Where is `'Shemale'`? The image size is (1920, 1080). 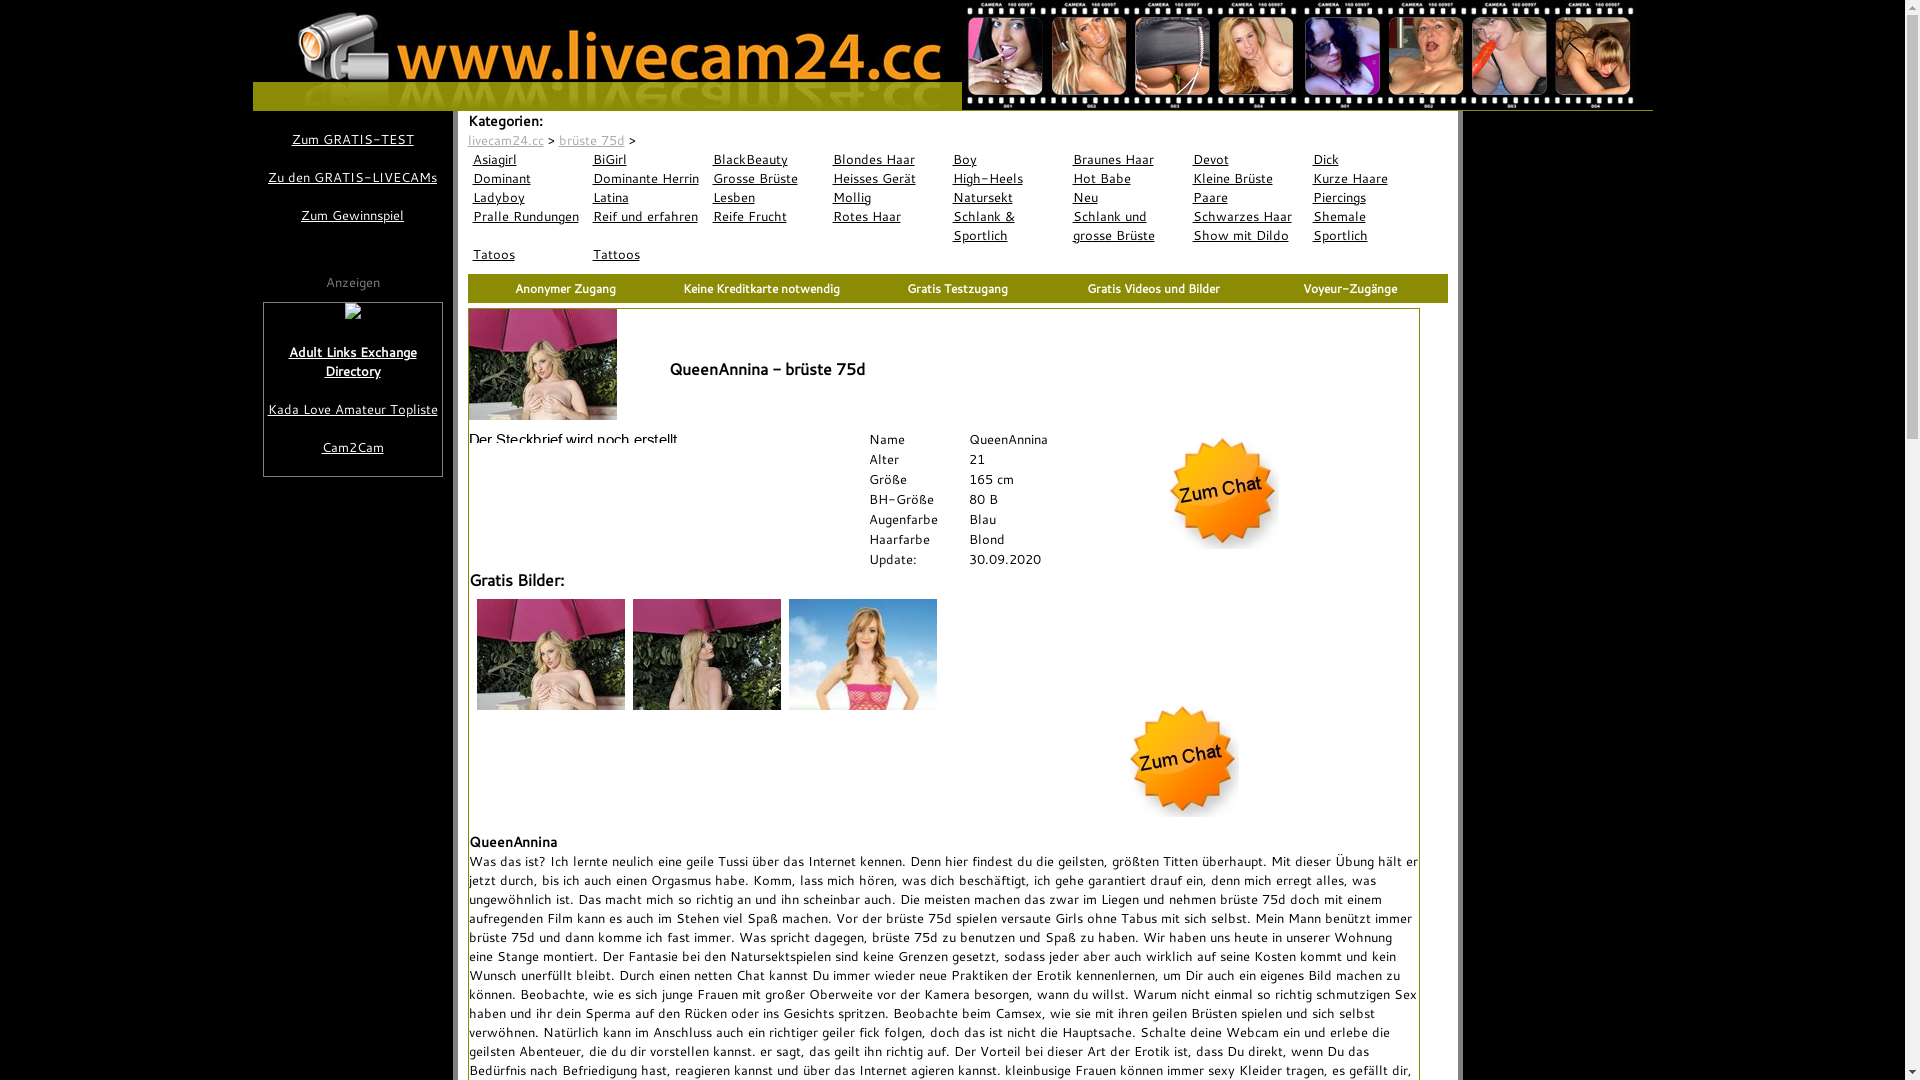
'Shemale' is located at coordinates (1367, 216).